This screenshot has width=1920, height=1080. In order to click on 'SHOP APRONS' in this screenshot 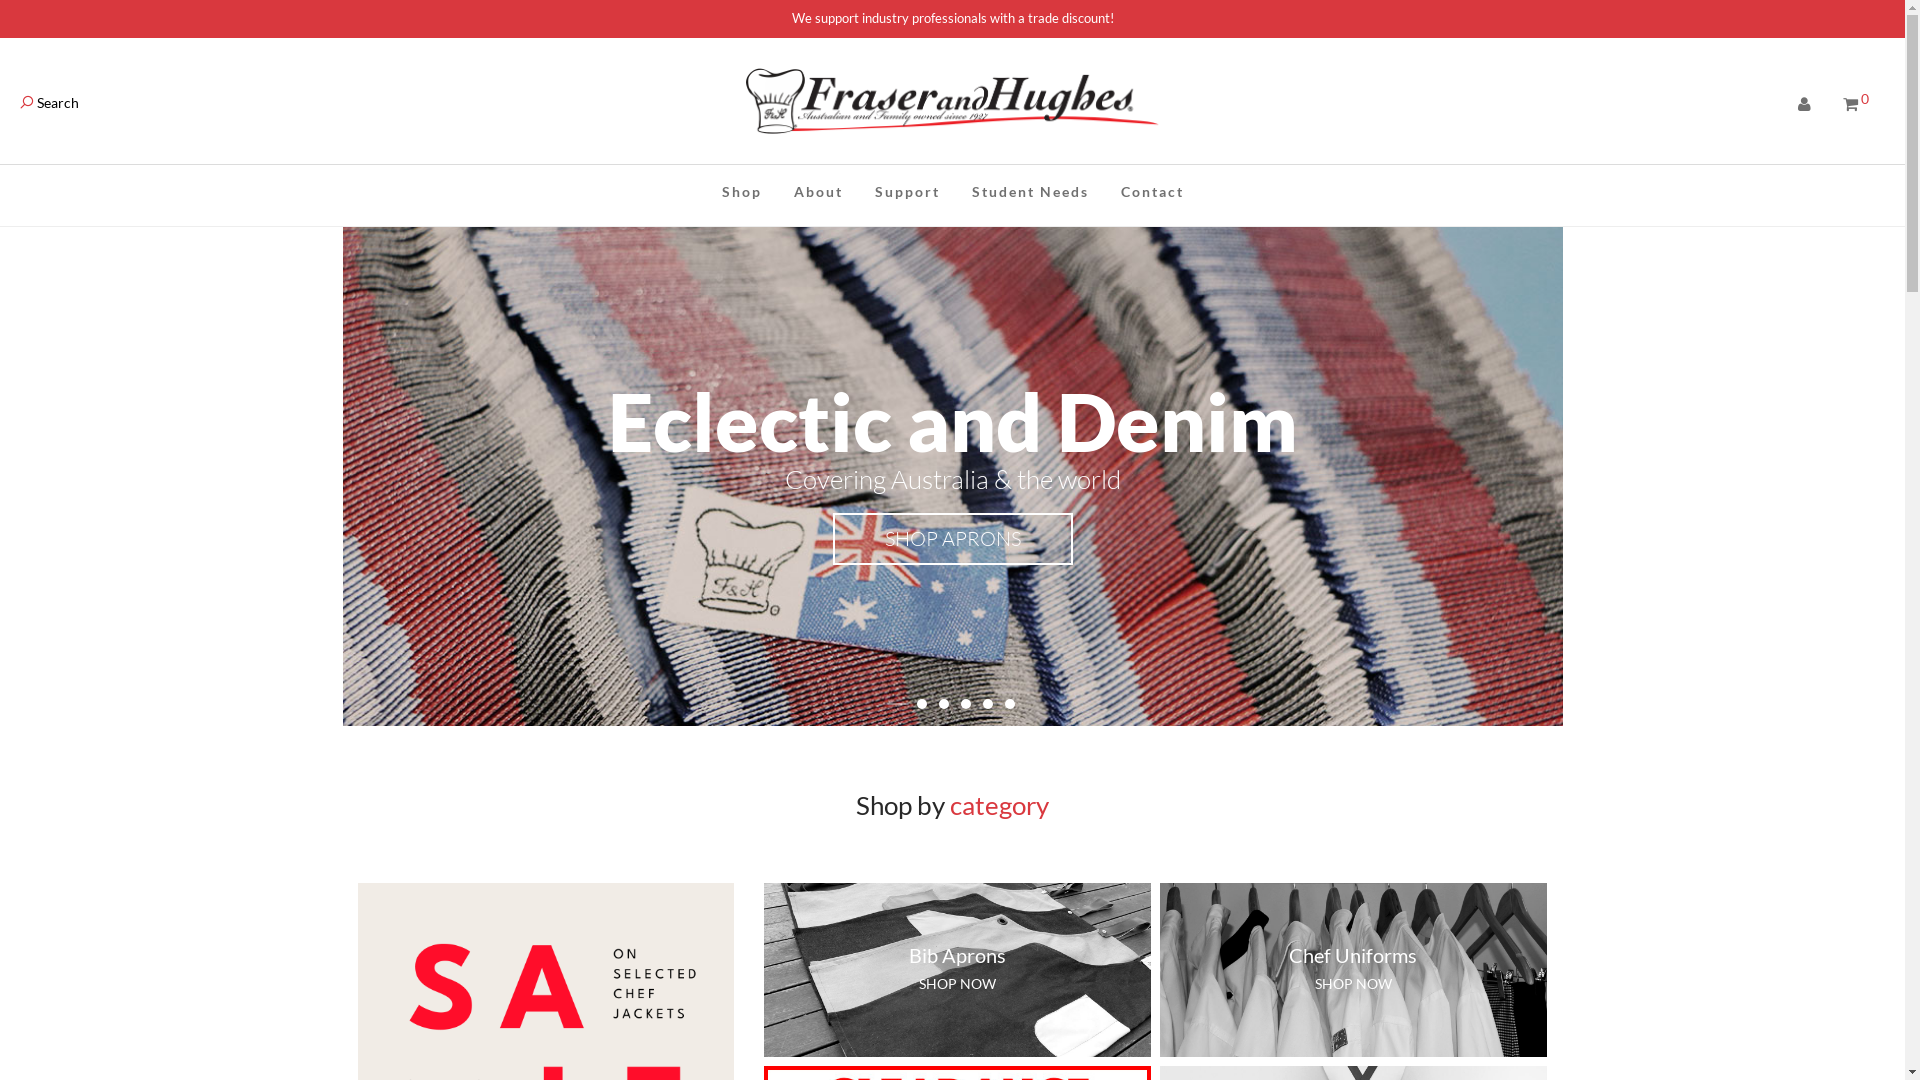, I will do `click(950, 538)`.